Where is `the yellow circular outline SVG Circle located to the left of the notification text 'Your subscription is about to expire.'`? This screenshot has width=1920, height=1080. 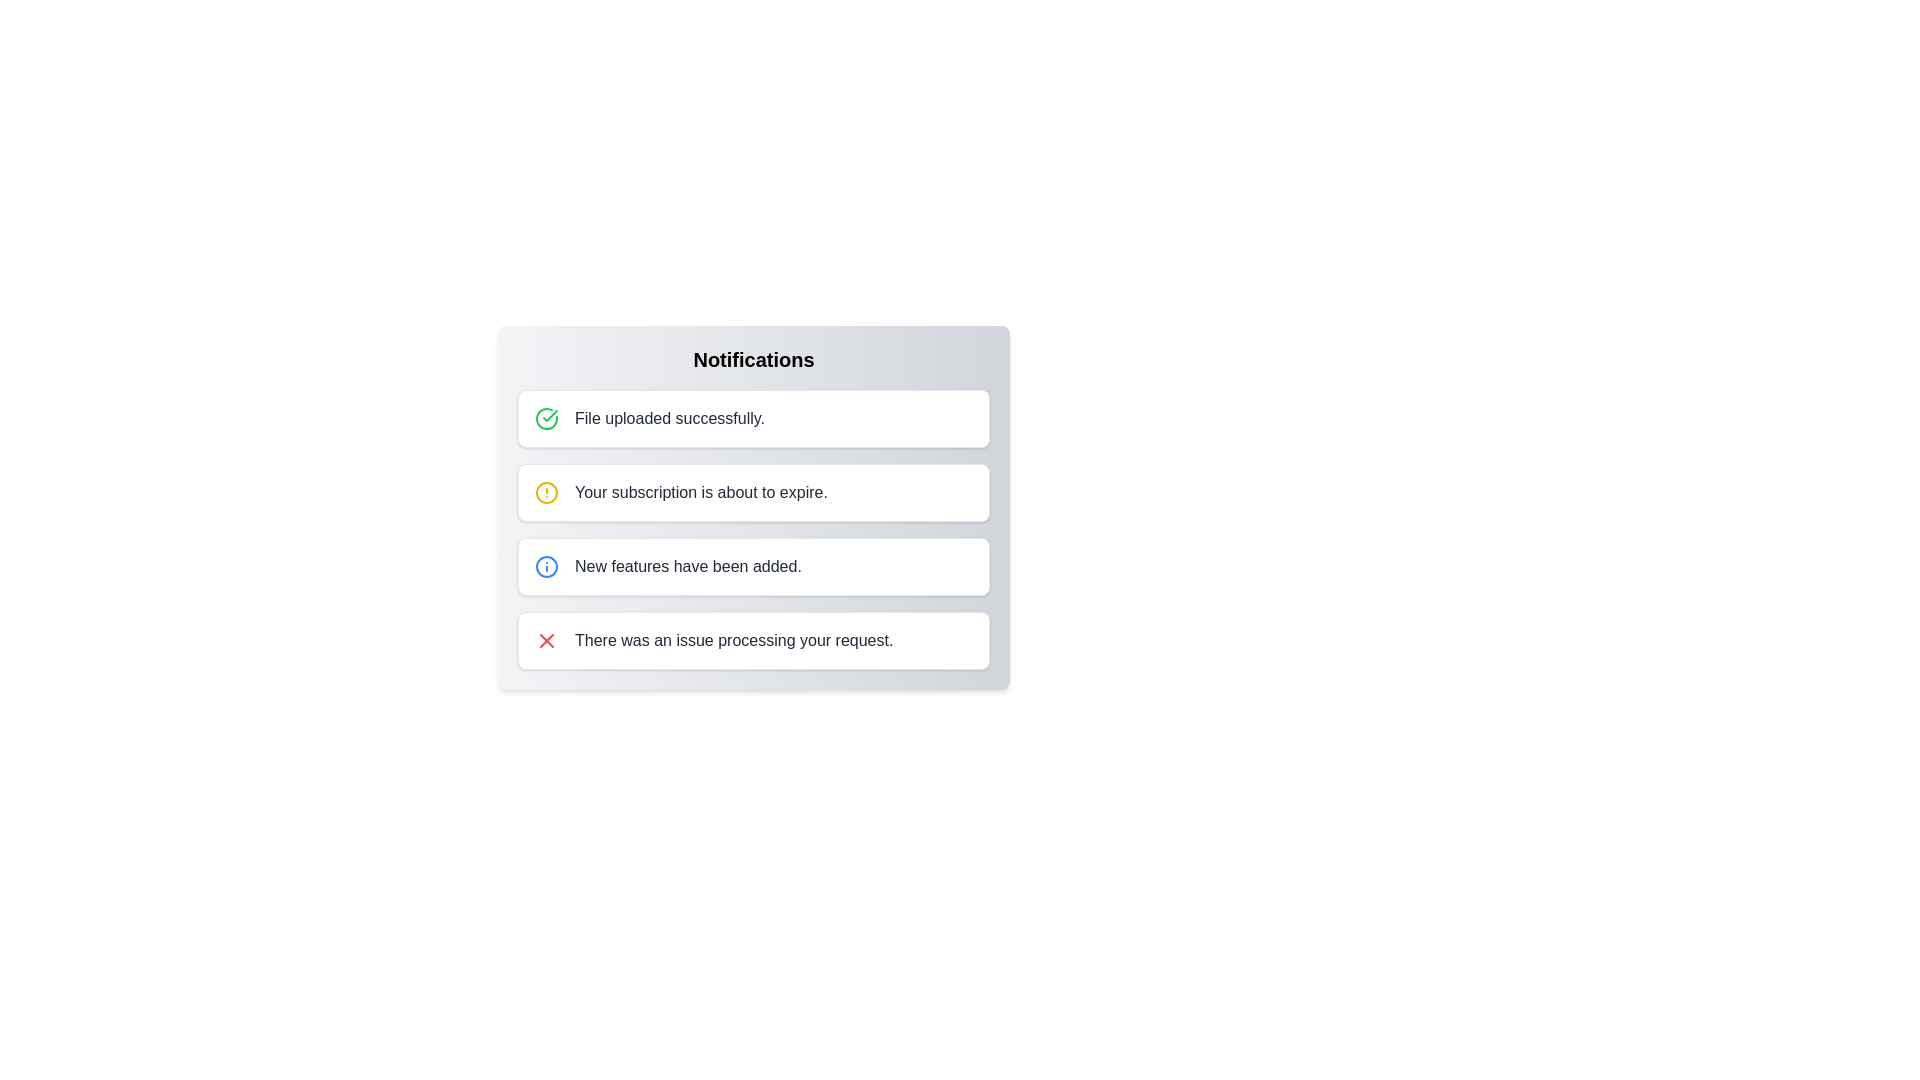 the yellow circular outline SVG Circle located to the left of the notification text 'Your subscription is about to expire.' is located at coordinates (547, 493).